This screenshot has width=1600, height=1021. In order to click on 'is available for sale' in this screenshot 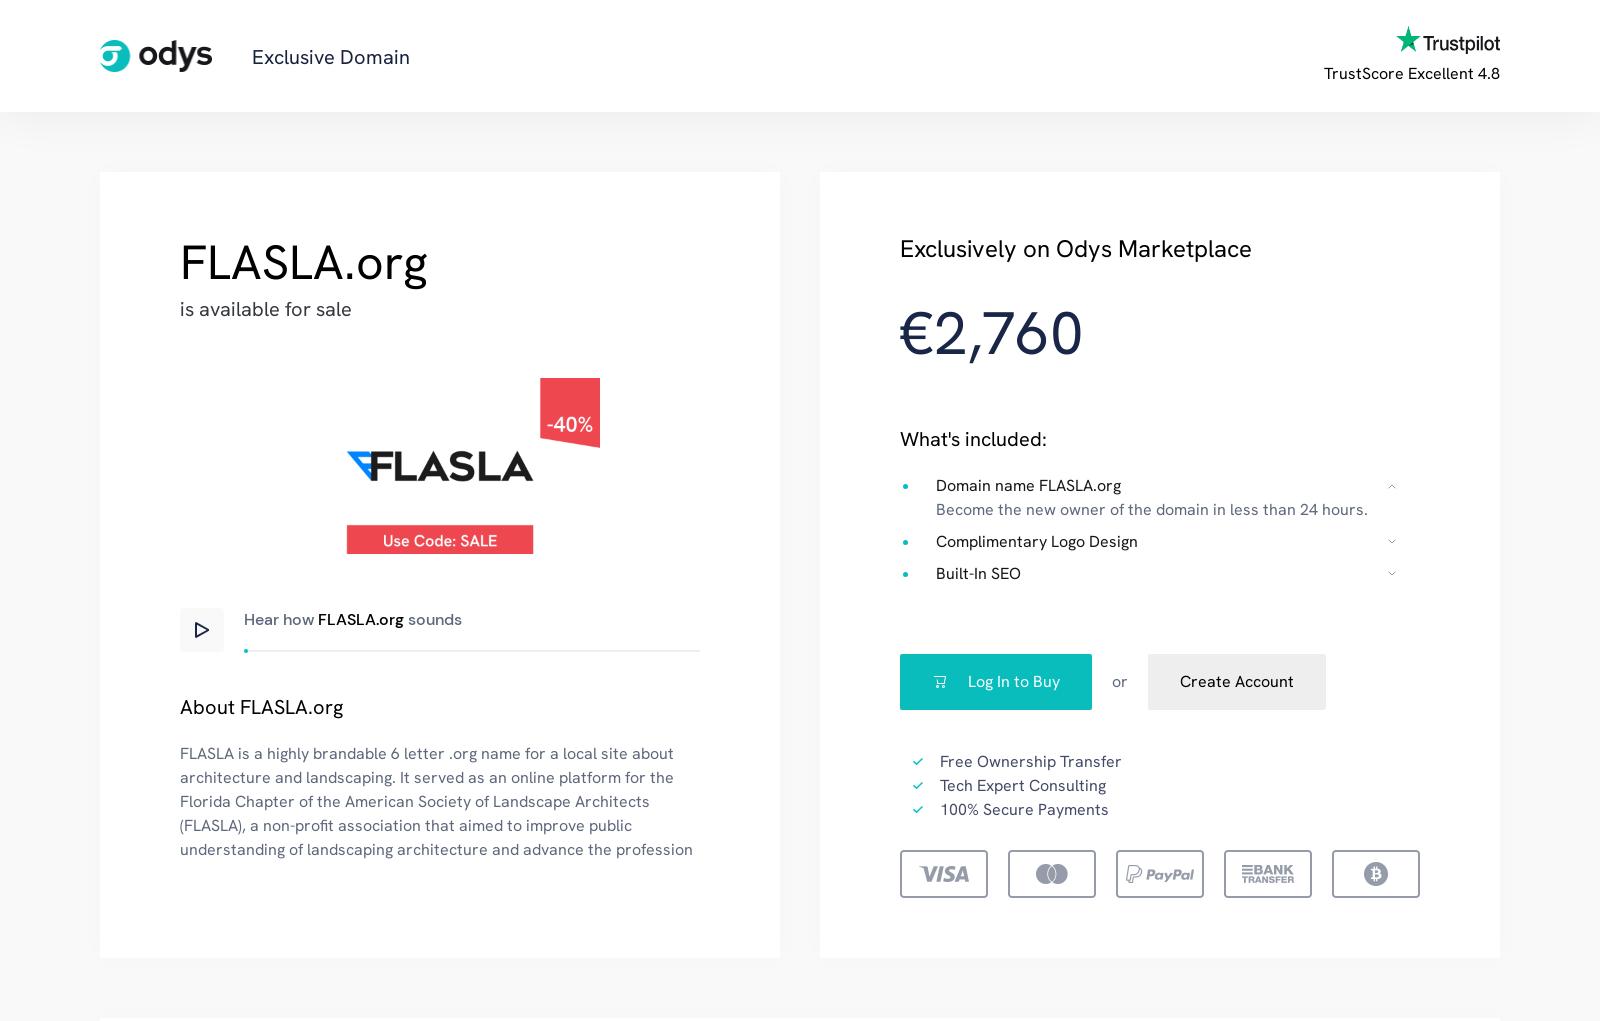, I will do `click(266, 308)`.